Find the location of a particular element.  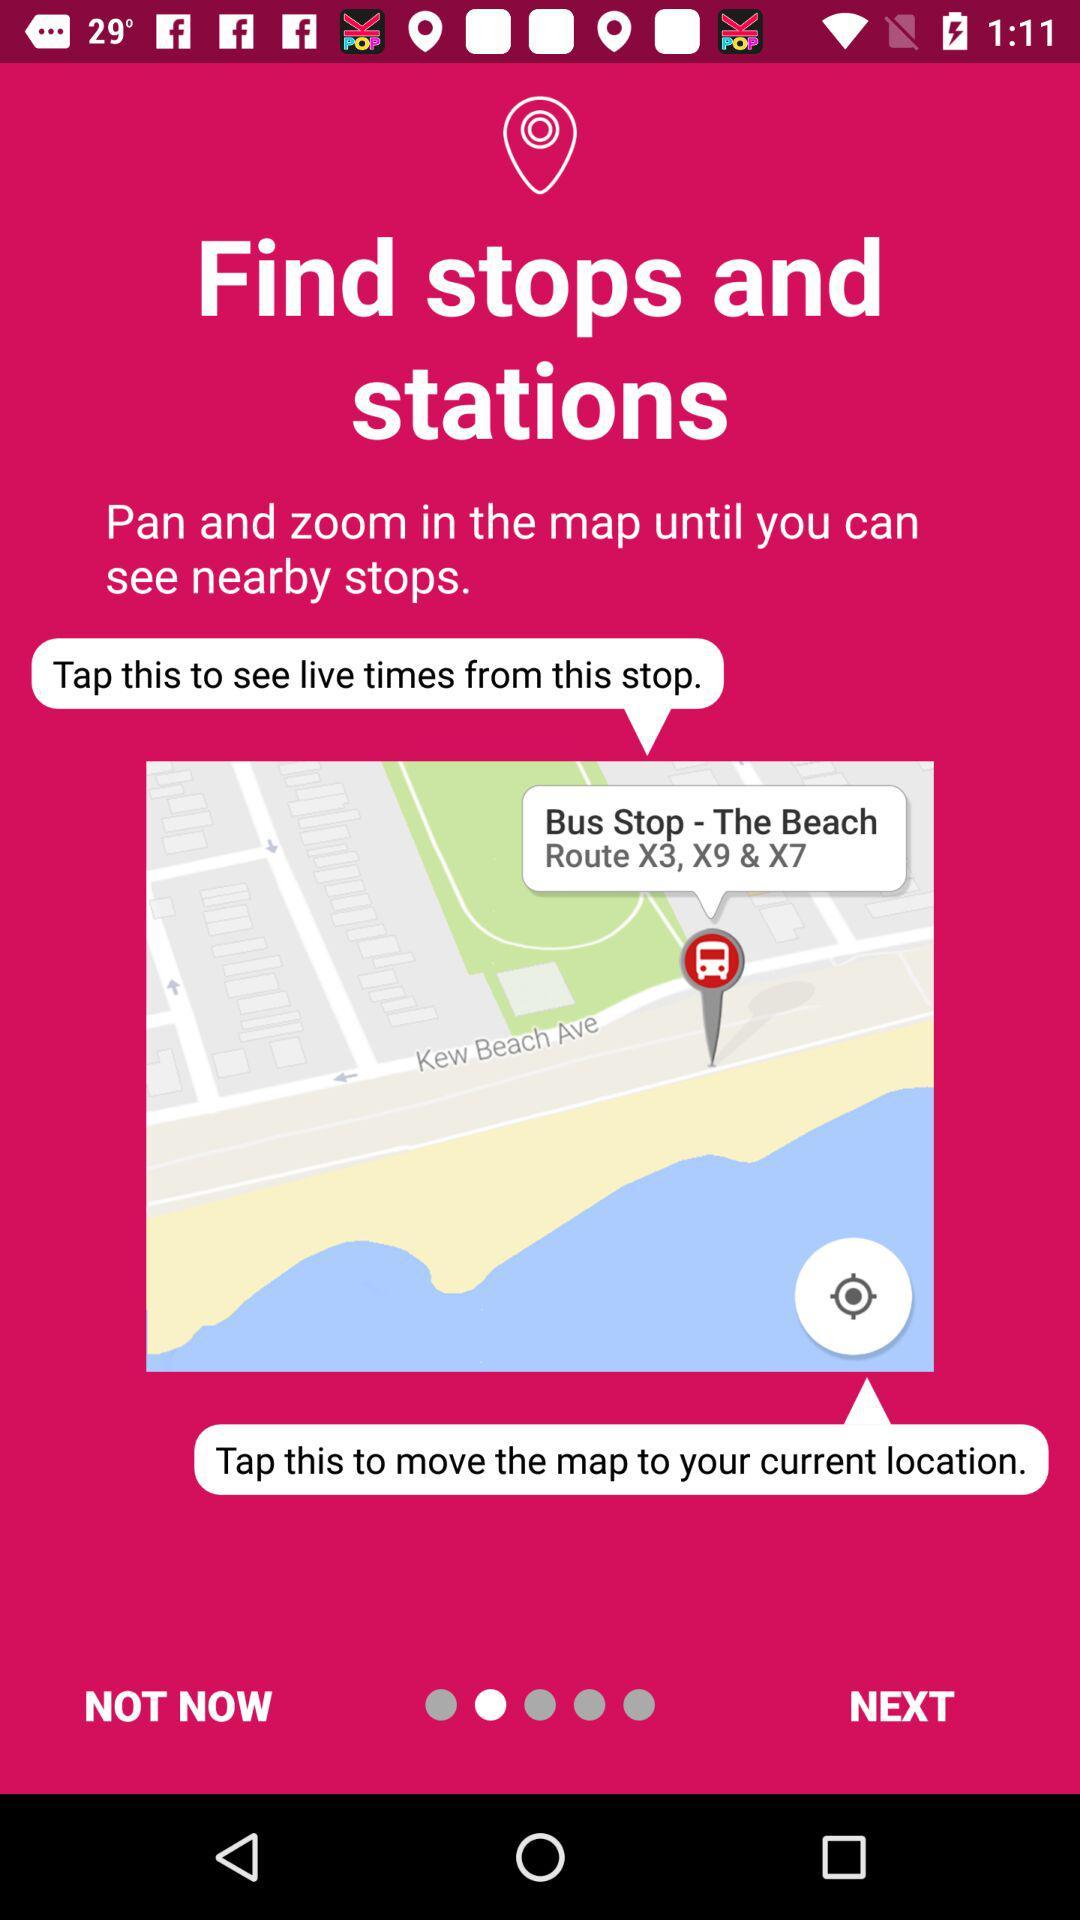

the button at bottom left corner of the page is located at coordinates (177, 1703).